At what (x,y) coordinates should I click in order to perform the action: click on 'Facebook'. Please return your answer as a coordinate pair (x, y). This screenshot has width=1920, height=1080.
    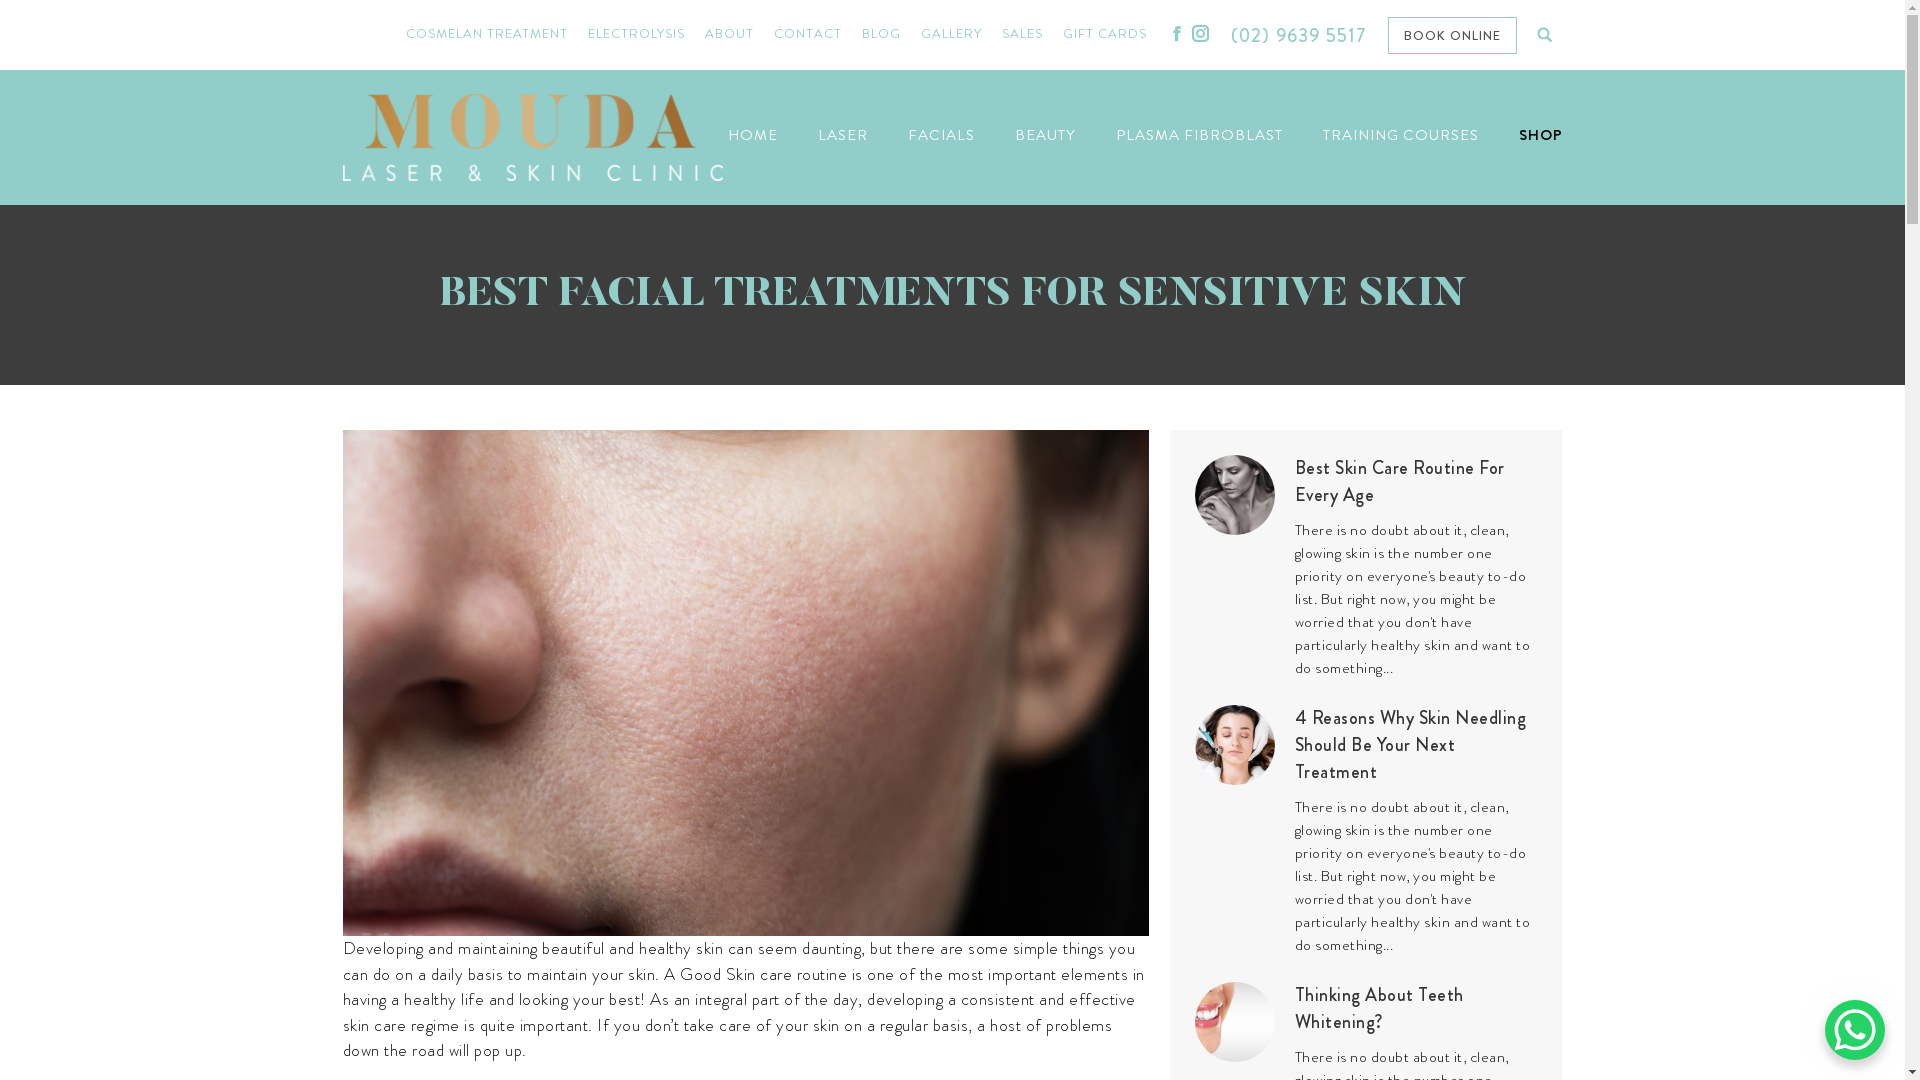
    Looking at the image, I should click on (1176, 33).